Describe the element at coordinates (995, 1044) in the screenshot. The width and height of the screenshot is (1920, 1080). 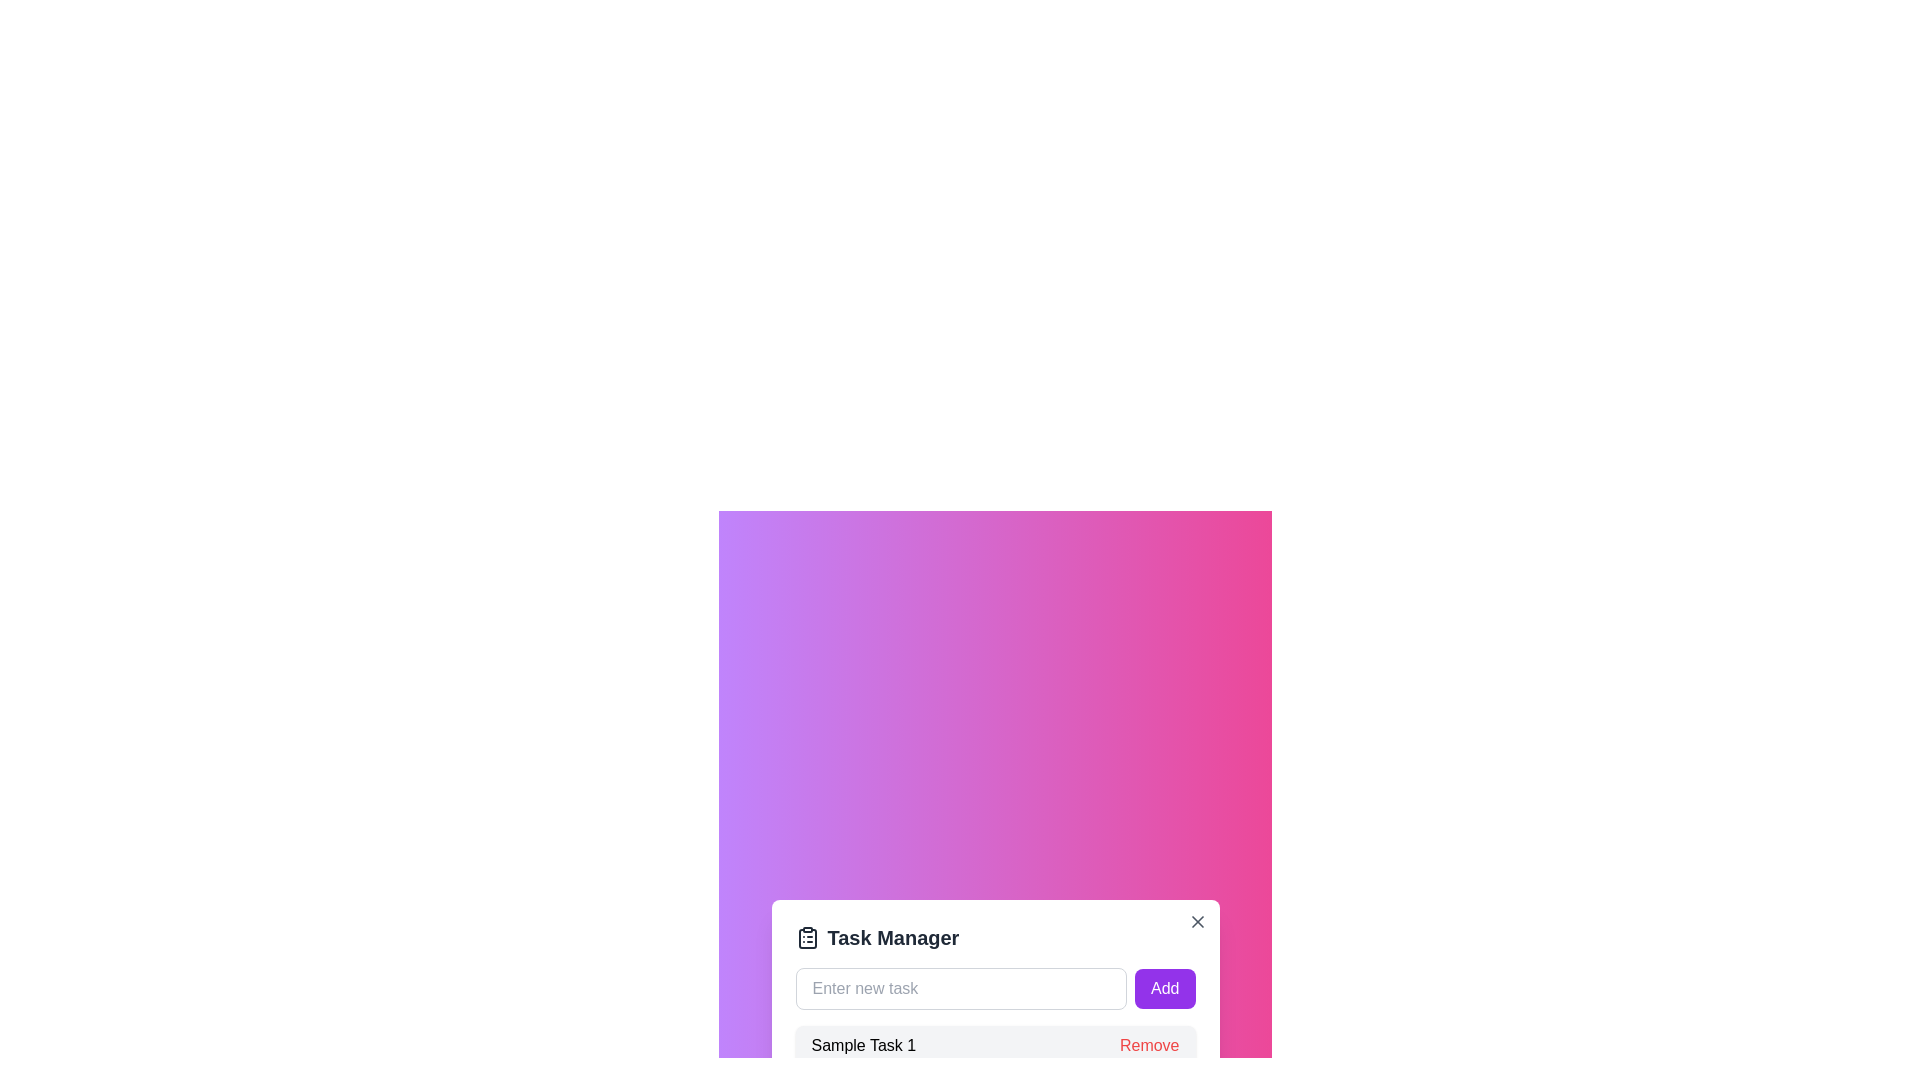
I see `task name from the list item that displays 'Sample Task 1' on the left side of the element, which has a light-gray background and a red 'Remove' button on the right` at that location.